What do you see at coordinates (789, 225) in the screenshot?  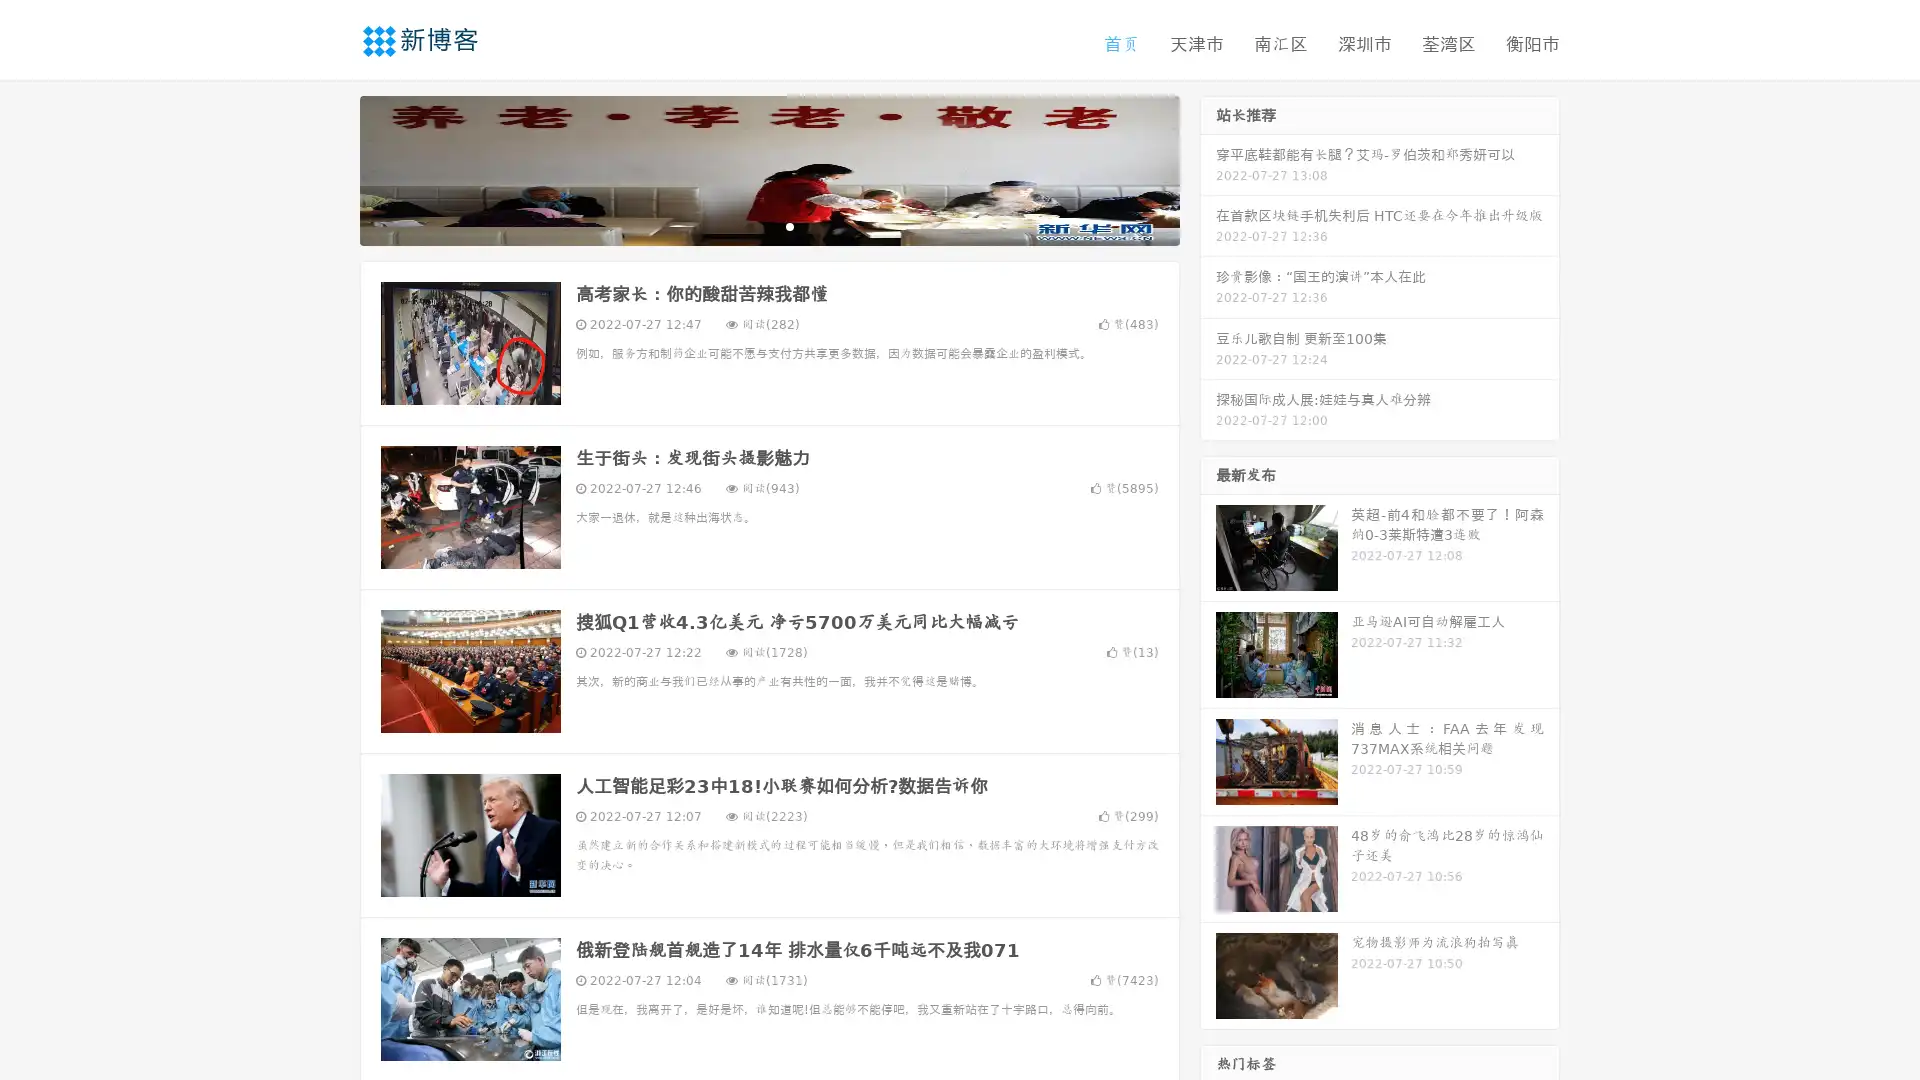 I see `Go to slide 3` at bounding box center [789, 225].